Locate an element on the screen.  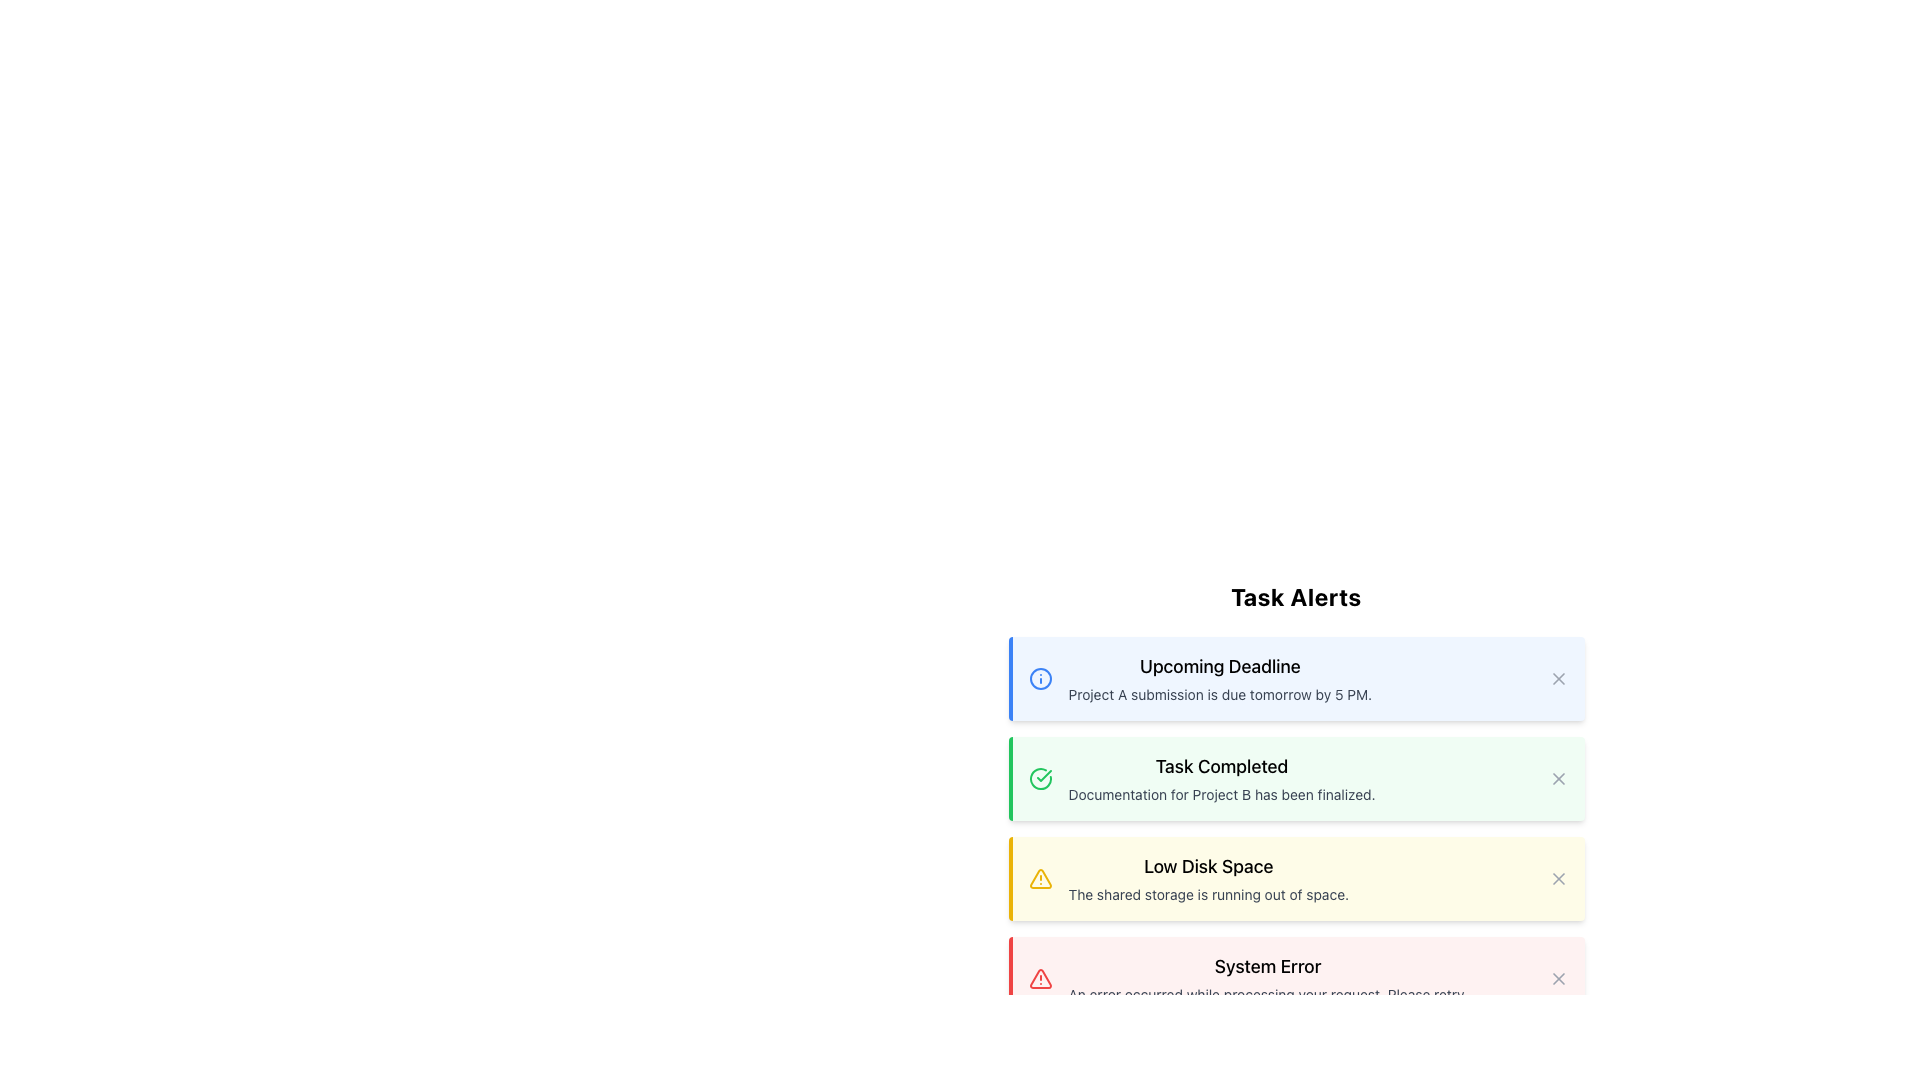
the notification block with a light green background and a bold headline 'Task Completed' is located at coordinates (1296, 800).